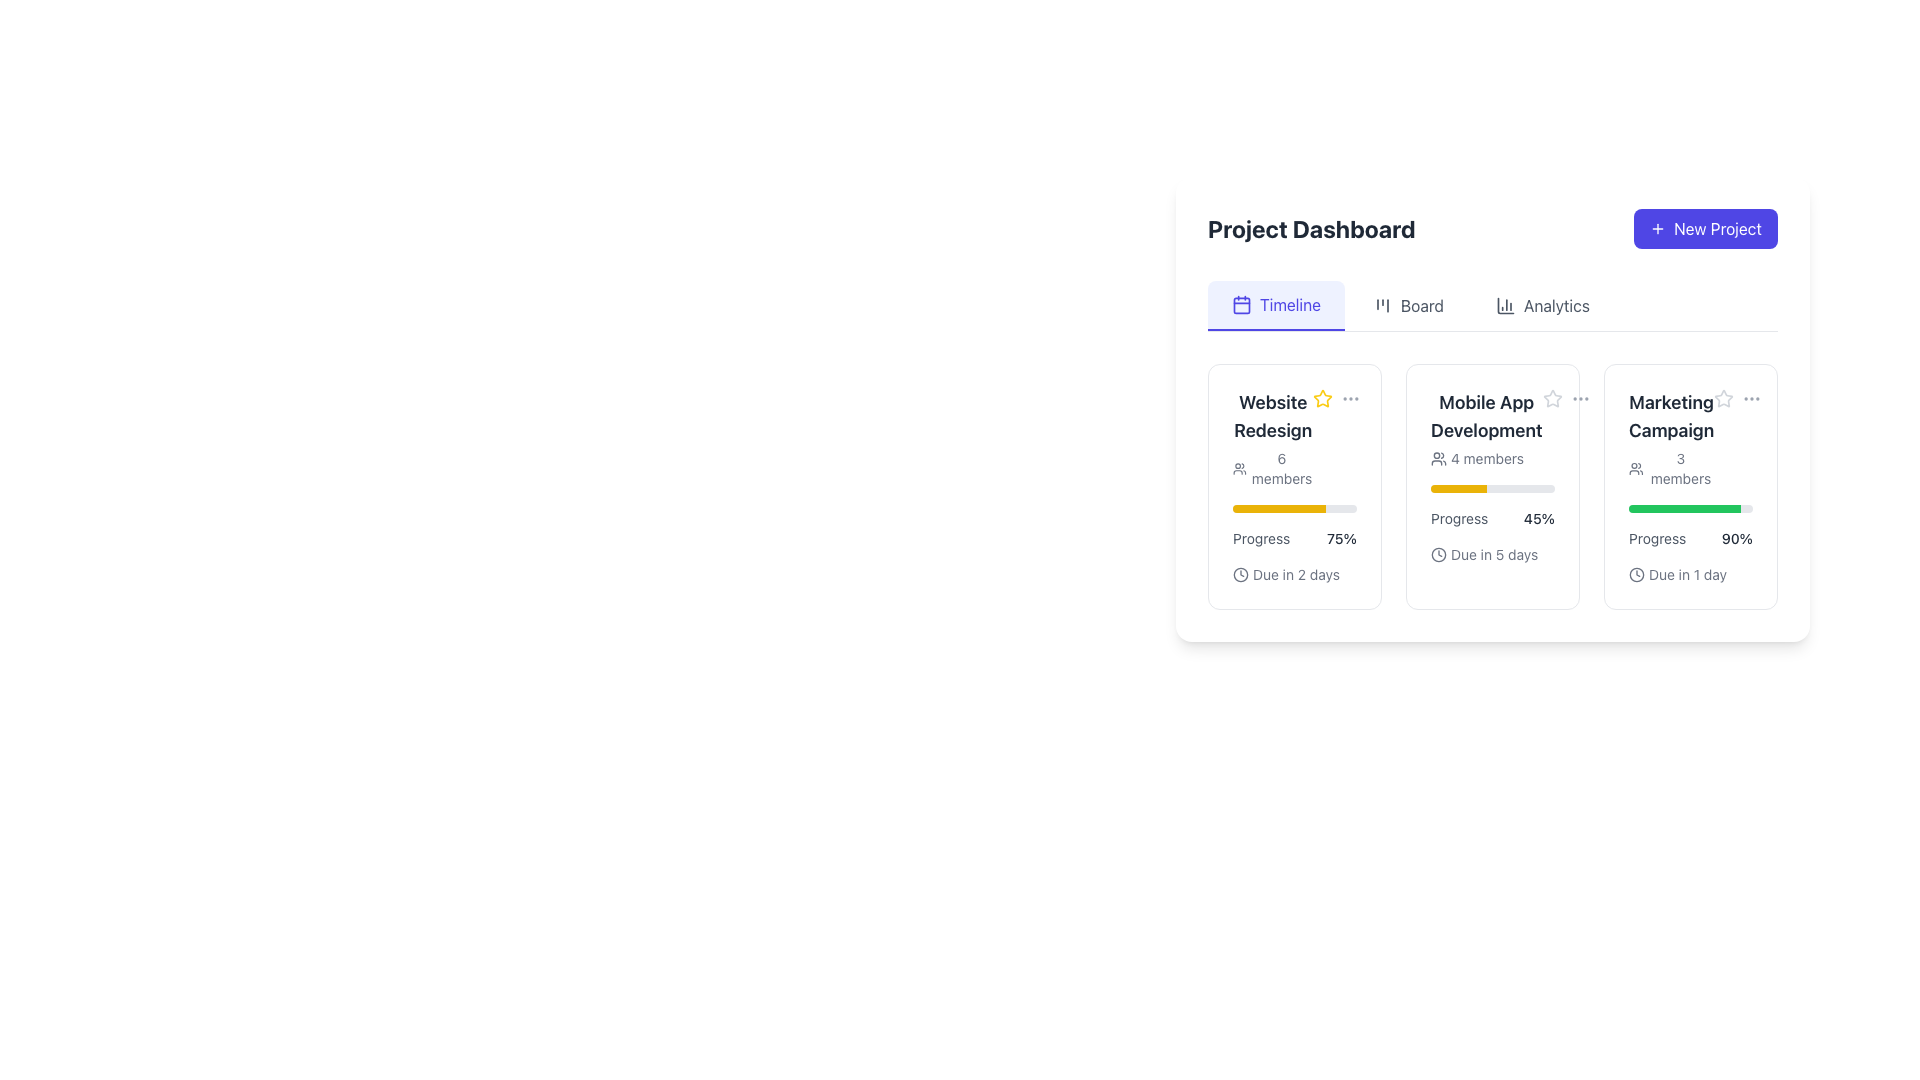 This screenshot has width=1920, height=1080. Describe the element at coordinates (1241, 304) in the screenshot. I see `the calendar icon with rounded edges and the text 'Timeline' located in the top-left of the horizontal navigation tab in the dashboard interface` at that location.